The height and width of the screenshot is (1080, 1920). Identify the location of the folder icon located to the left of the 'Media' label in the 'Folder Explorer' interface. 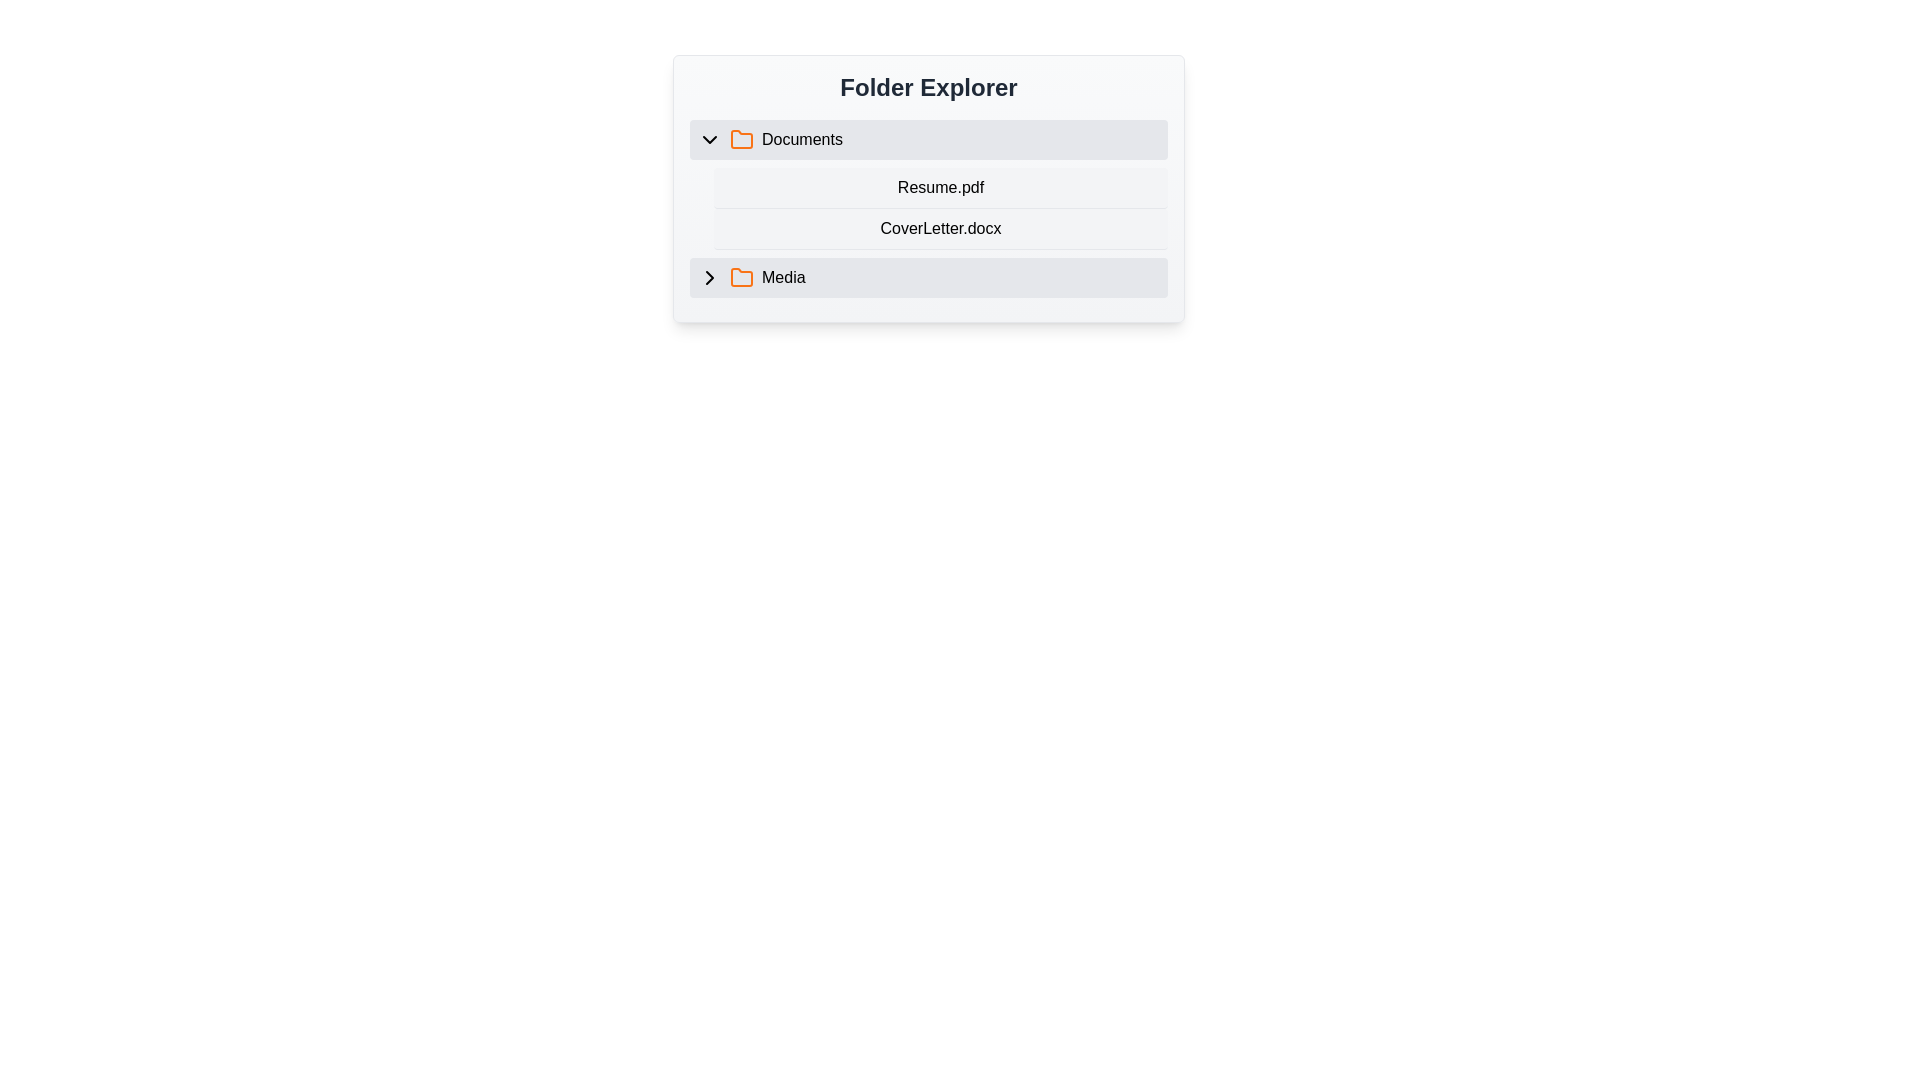
(741, 277).